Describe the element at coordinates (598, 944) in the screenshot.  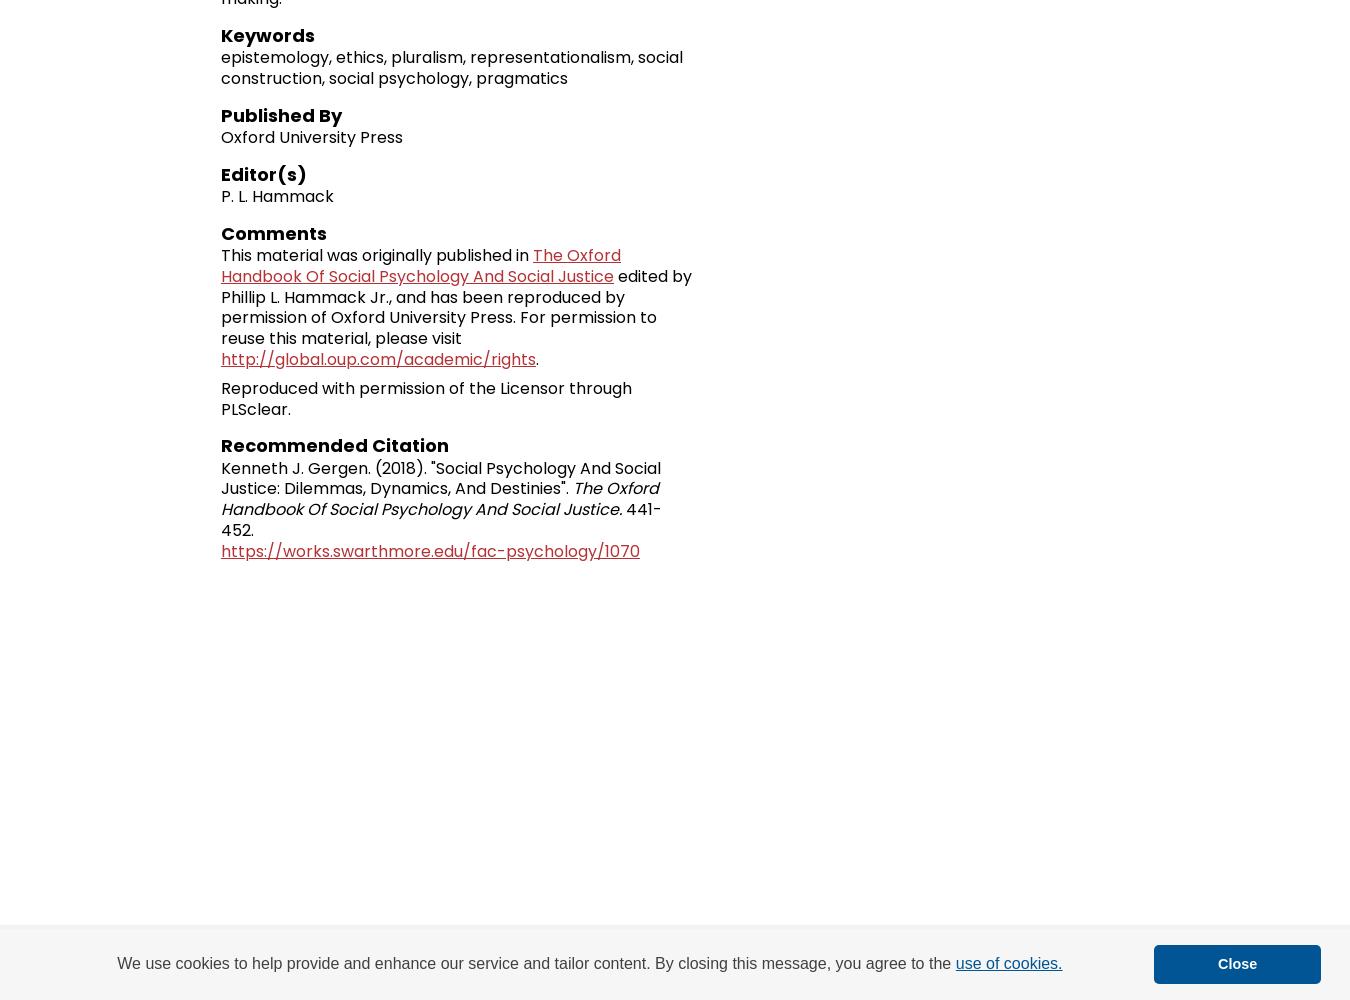
I see `'My Account'` at that location.